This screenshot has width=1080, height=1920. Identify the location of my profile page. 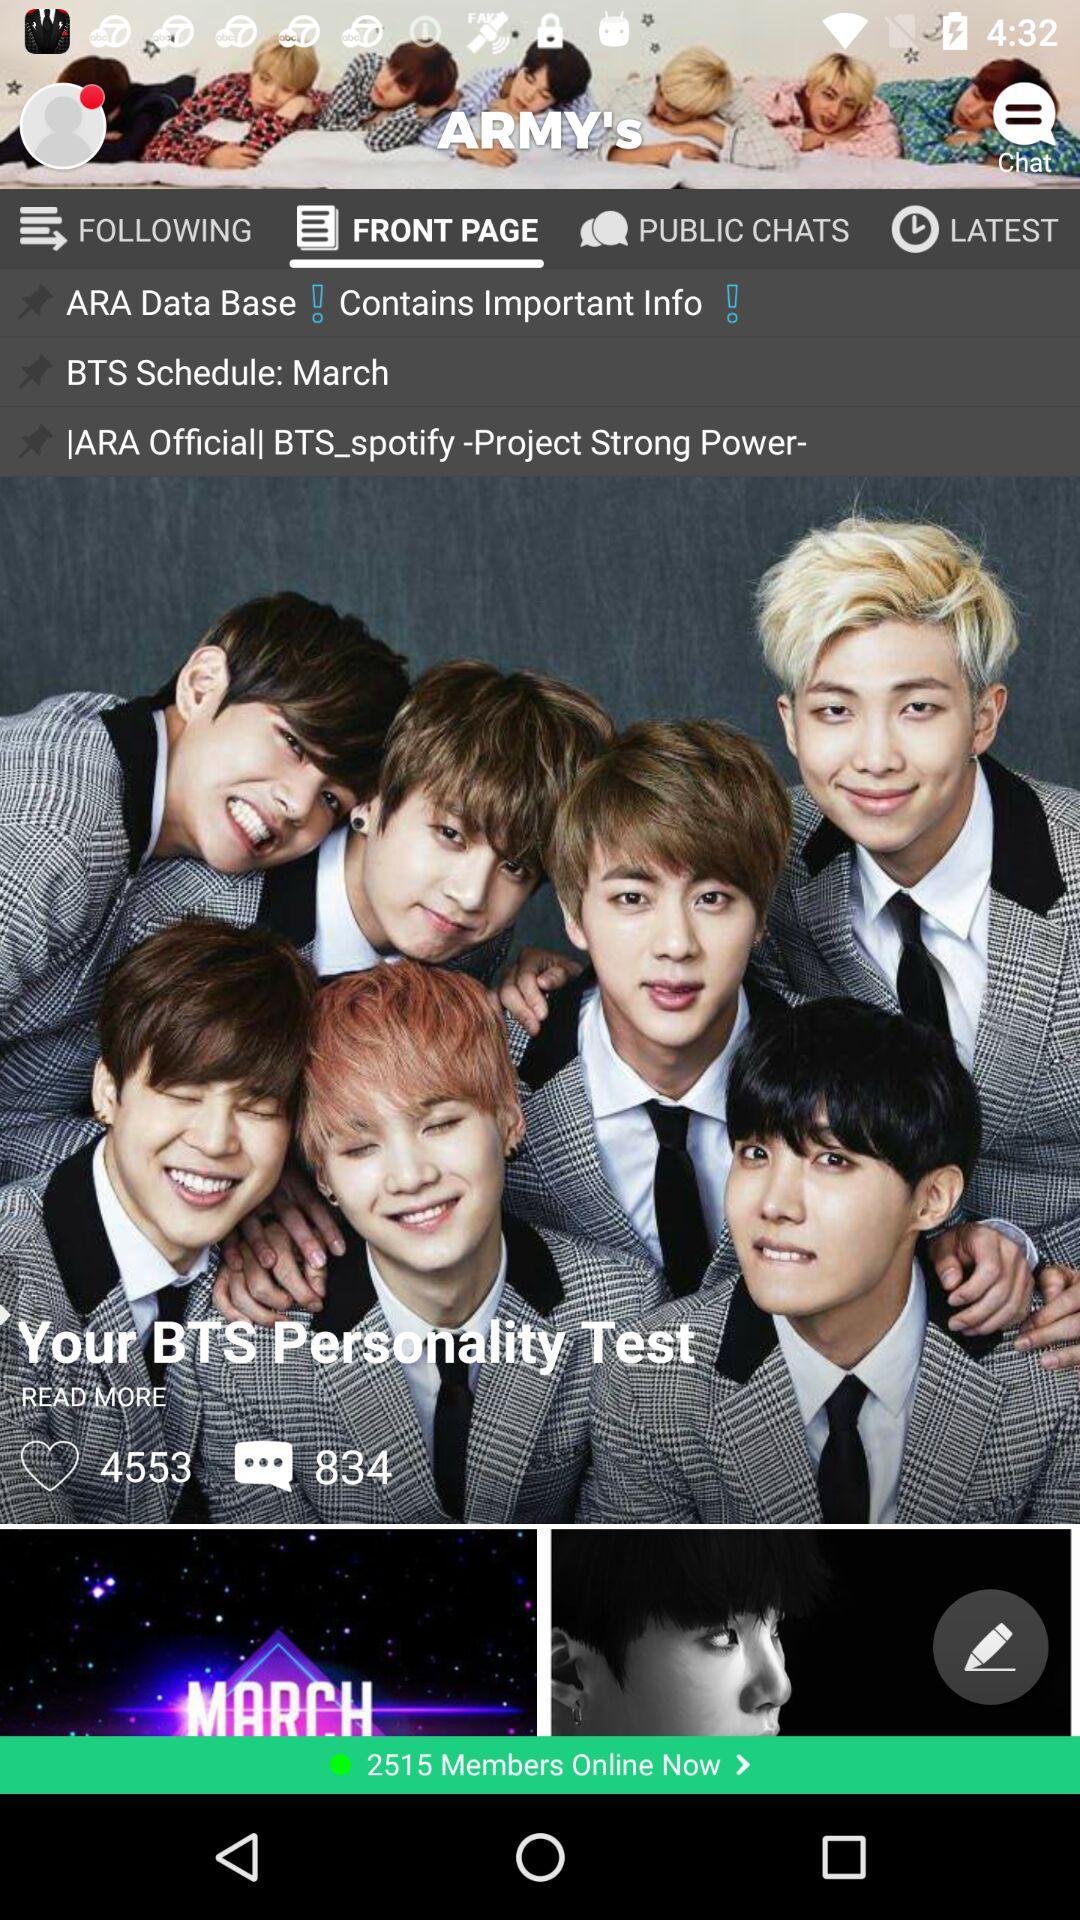
(61, 124).